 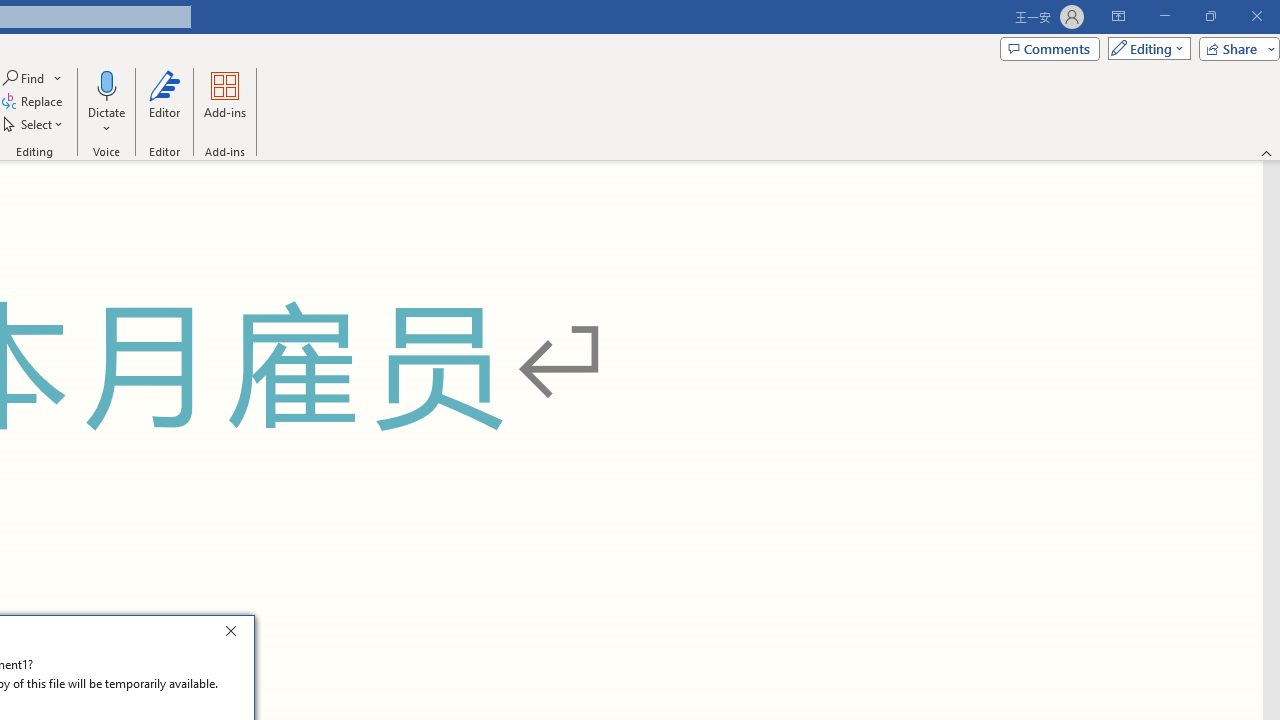 What do you see at coordinates (164, 103) in the screenshot?
I see `'Editor'` at bounding box center [164, 103].